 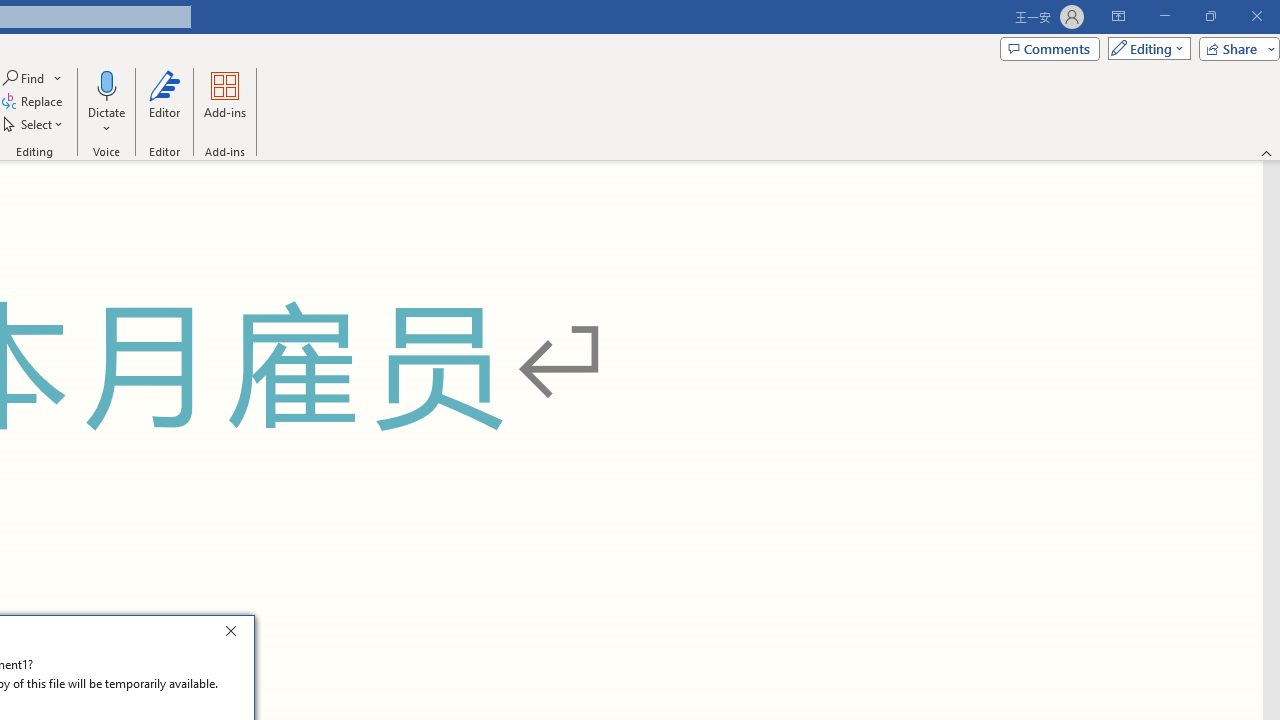 What do you see at coordinates (164, 103) in the screenshot?
I see `'Editor'` at bounding box center [164, 103].